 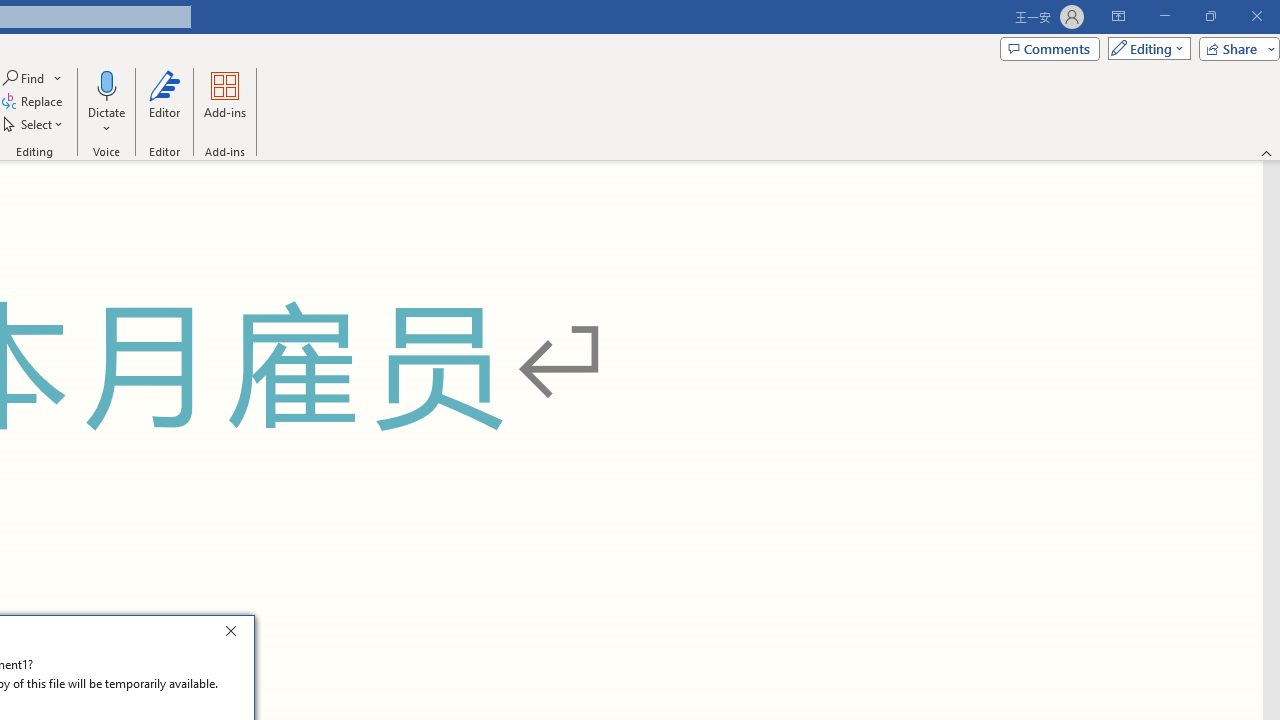 What do you see at coordinates (164, 103) in the screenshot?
I see `'Editor'` at bounding box center [164, 103].